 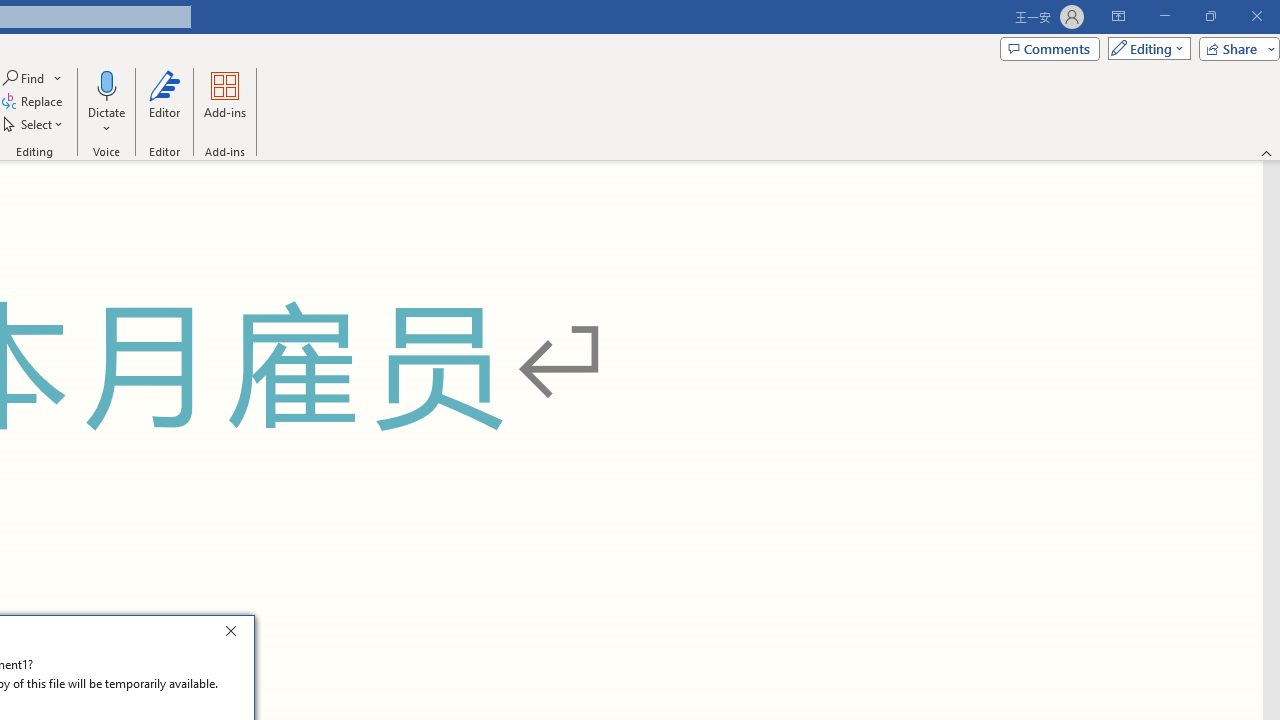 What do you see at coordinates (164, 103) in the screenshot?
I see `'Editor'` at bounding box center [164, 103].